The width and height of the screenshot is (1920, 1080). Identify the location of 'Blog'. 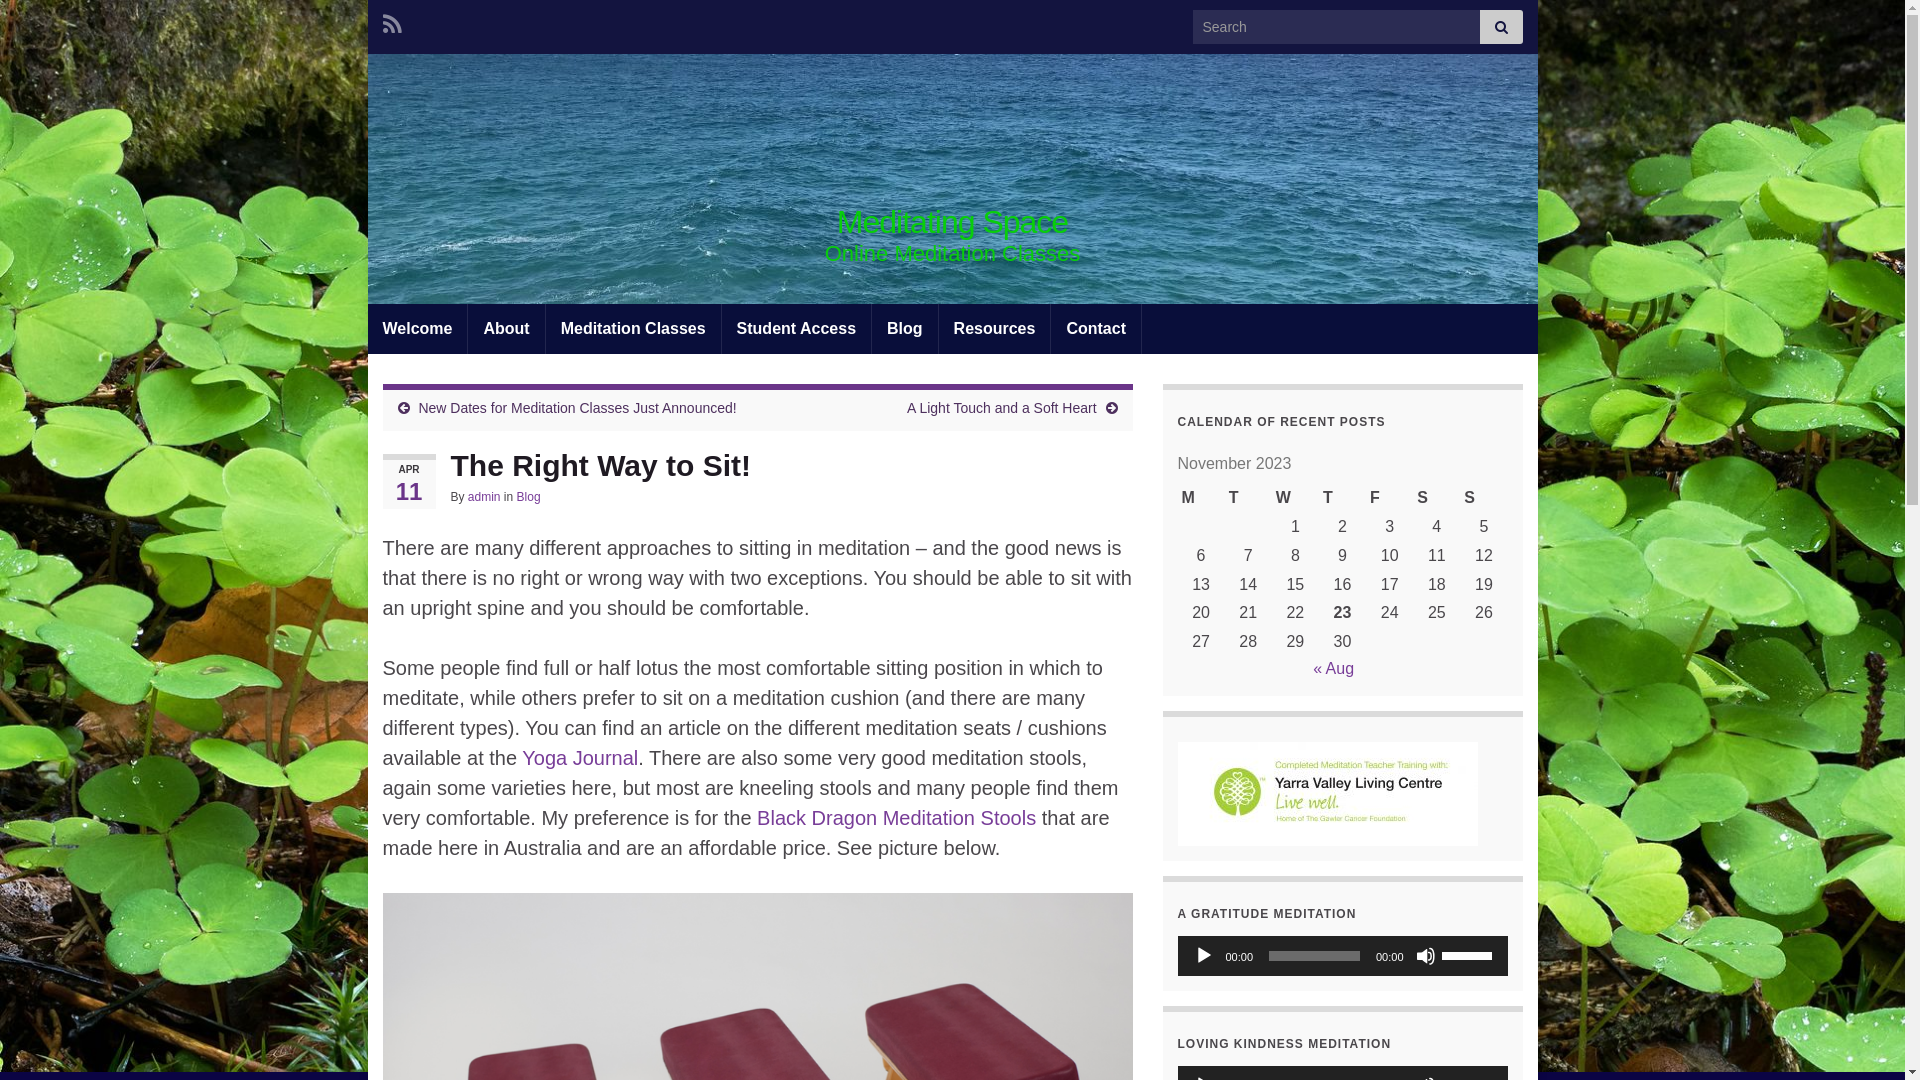
(872, 327).